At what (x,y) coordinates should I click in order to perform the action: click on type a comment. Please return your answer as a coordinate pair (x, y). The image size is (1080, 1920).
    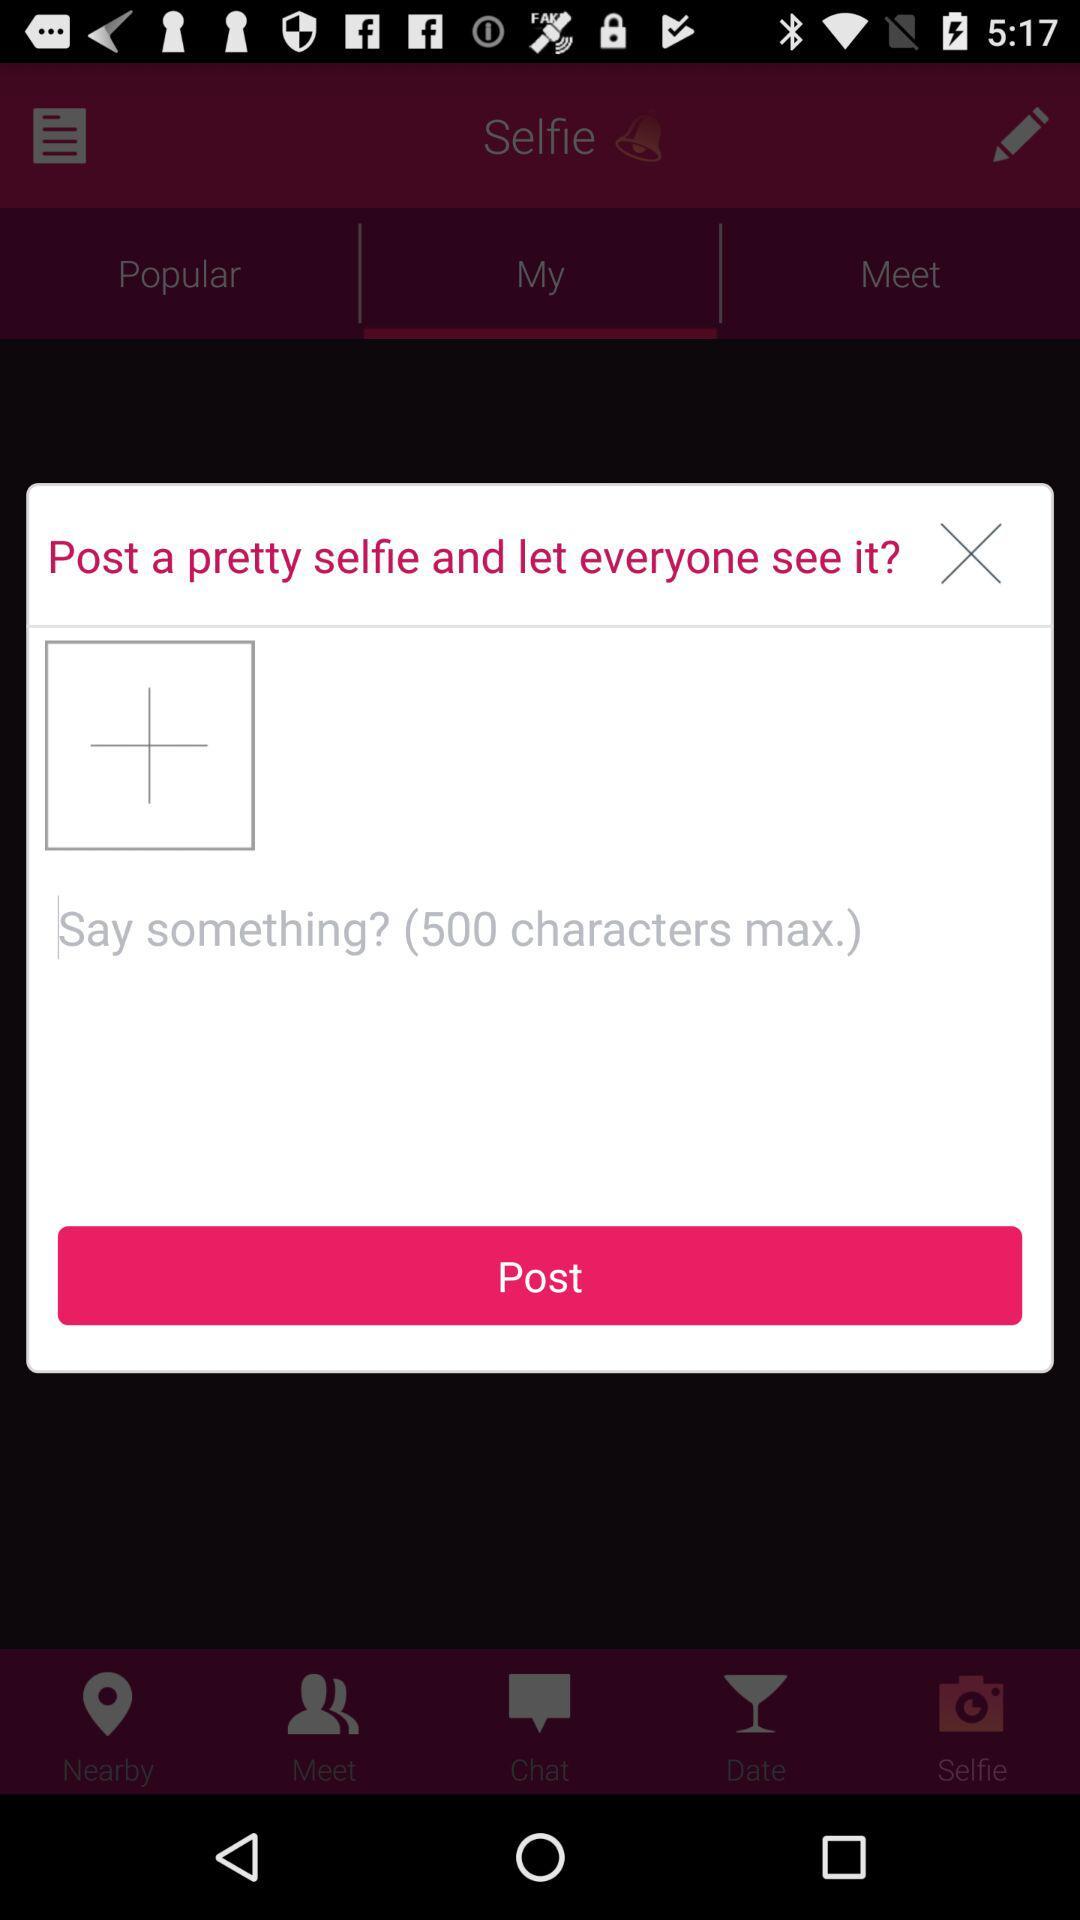
    Looking at the image, I should click on (540, 1021).